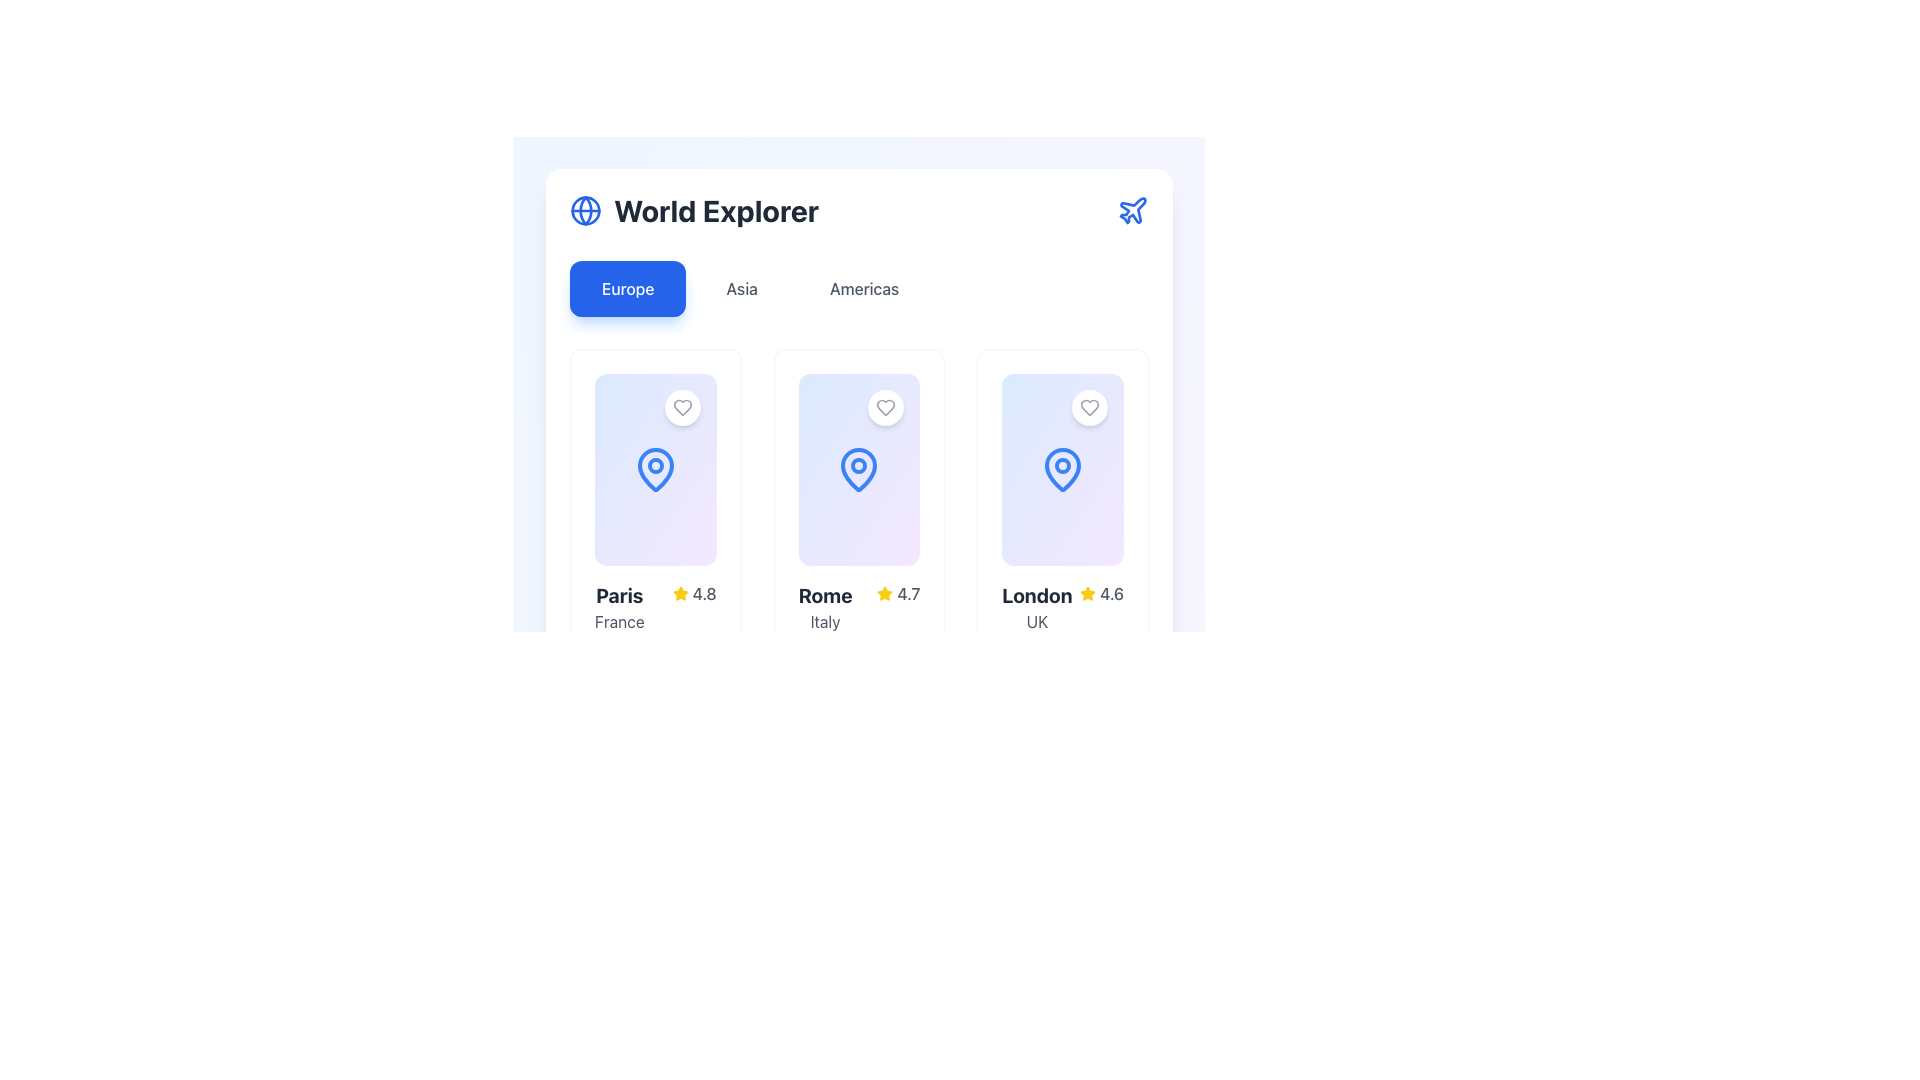  Describe the element at coordinates (704, 593) in the screenshot. I see `the Text Display element showing the numerical text '4.8' in gray, located to the right of the yellow star icon in the 'Paris' location card under the 'Europe' tab` at that location.